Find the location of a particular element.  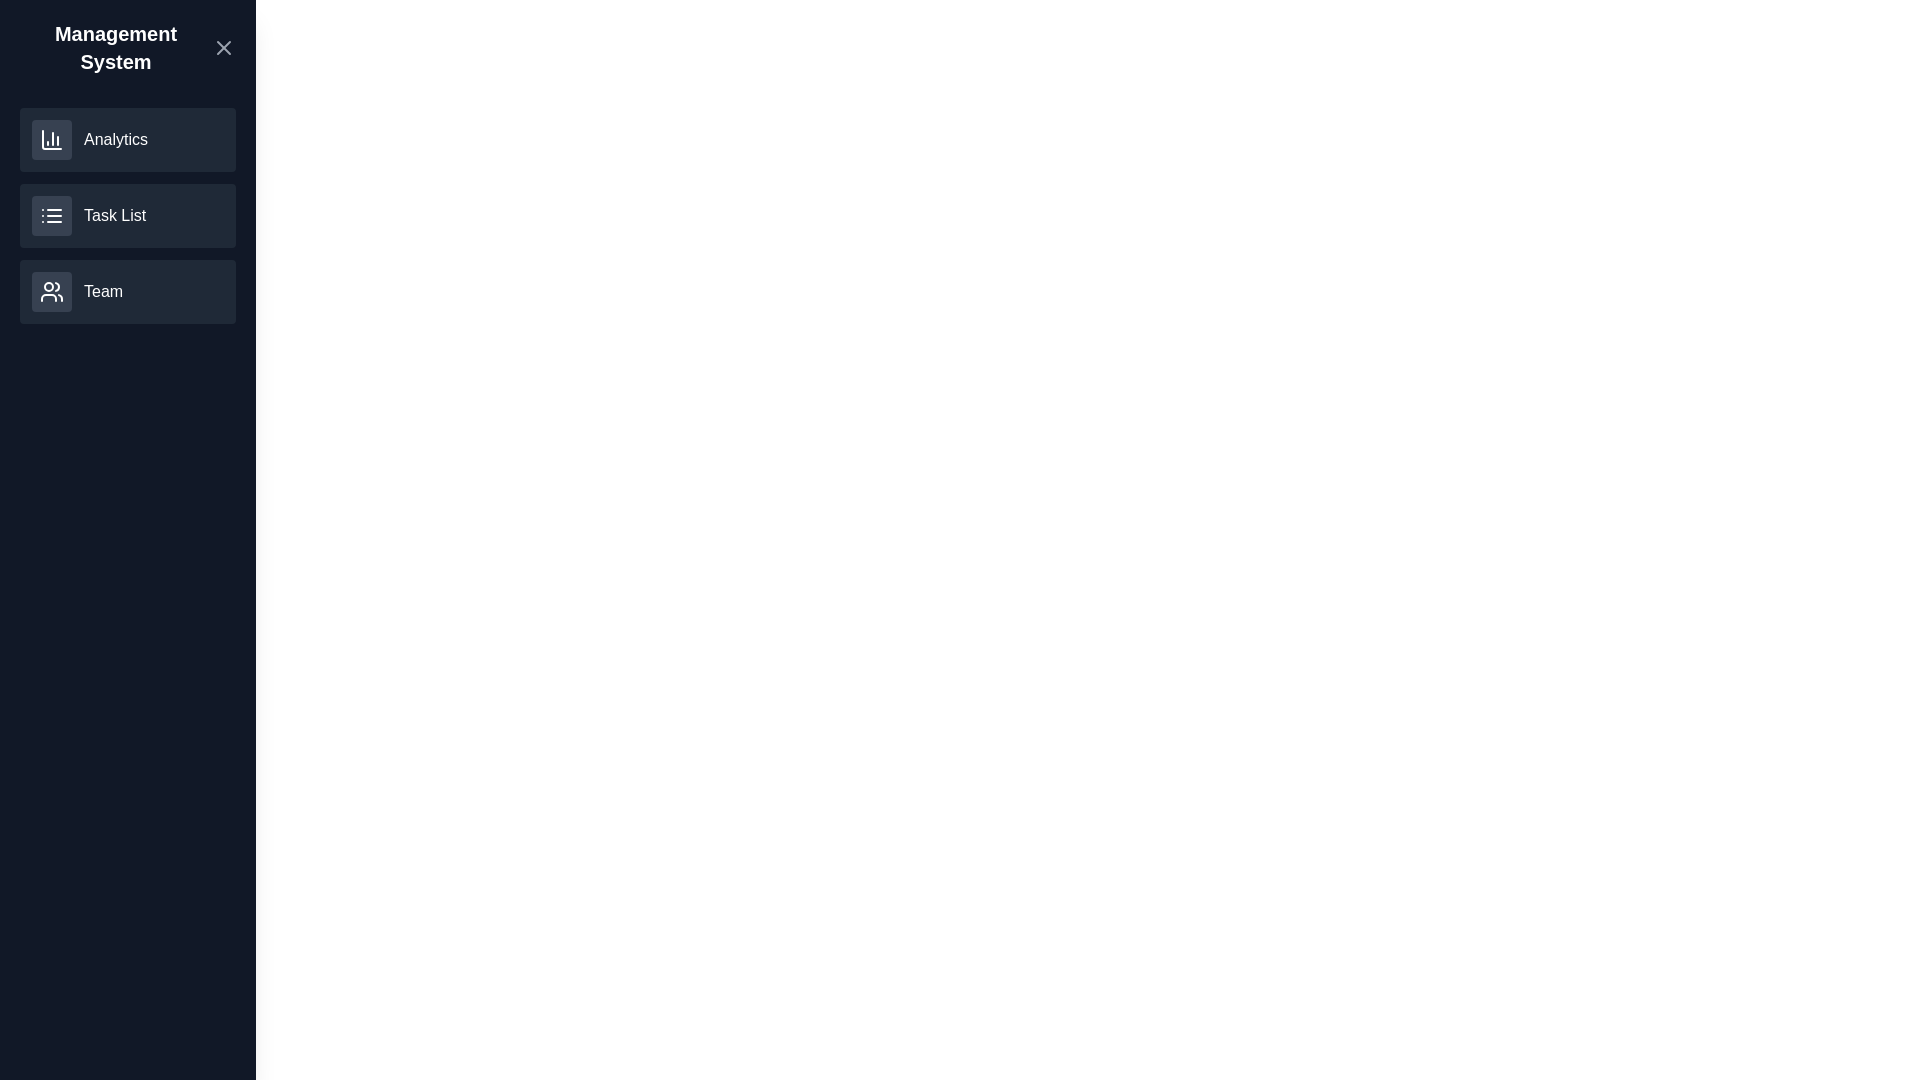

the close button to close the side drawer is located at coordinates (224, 46).